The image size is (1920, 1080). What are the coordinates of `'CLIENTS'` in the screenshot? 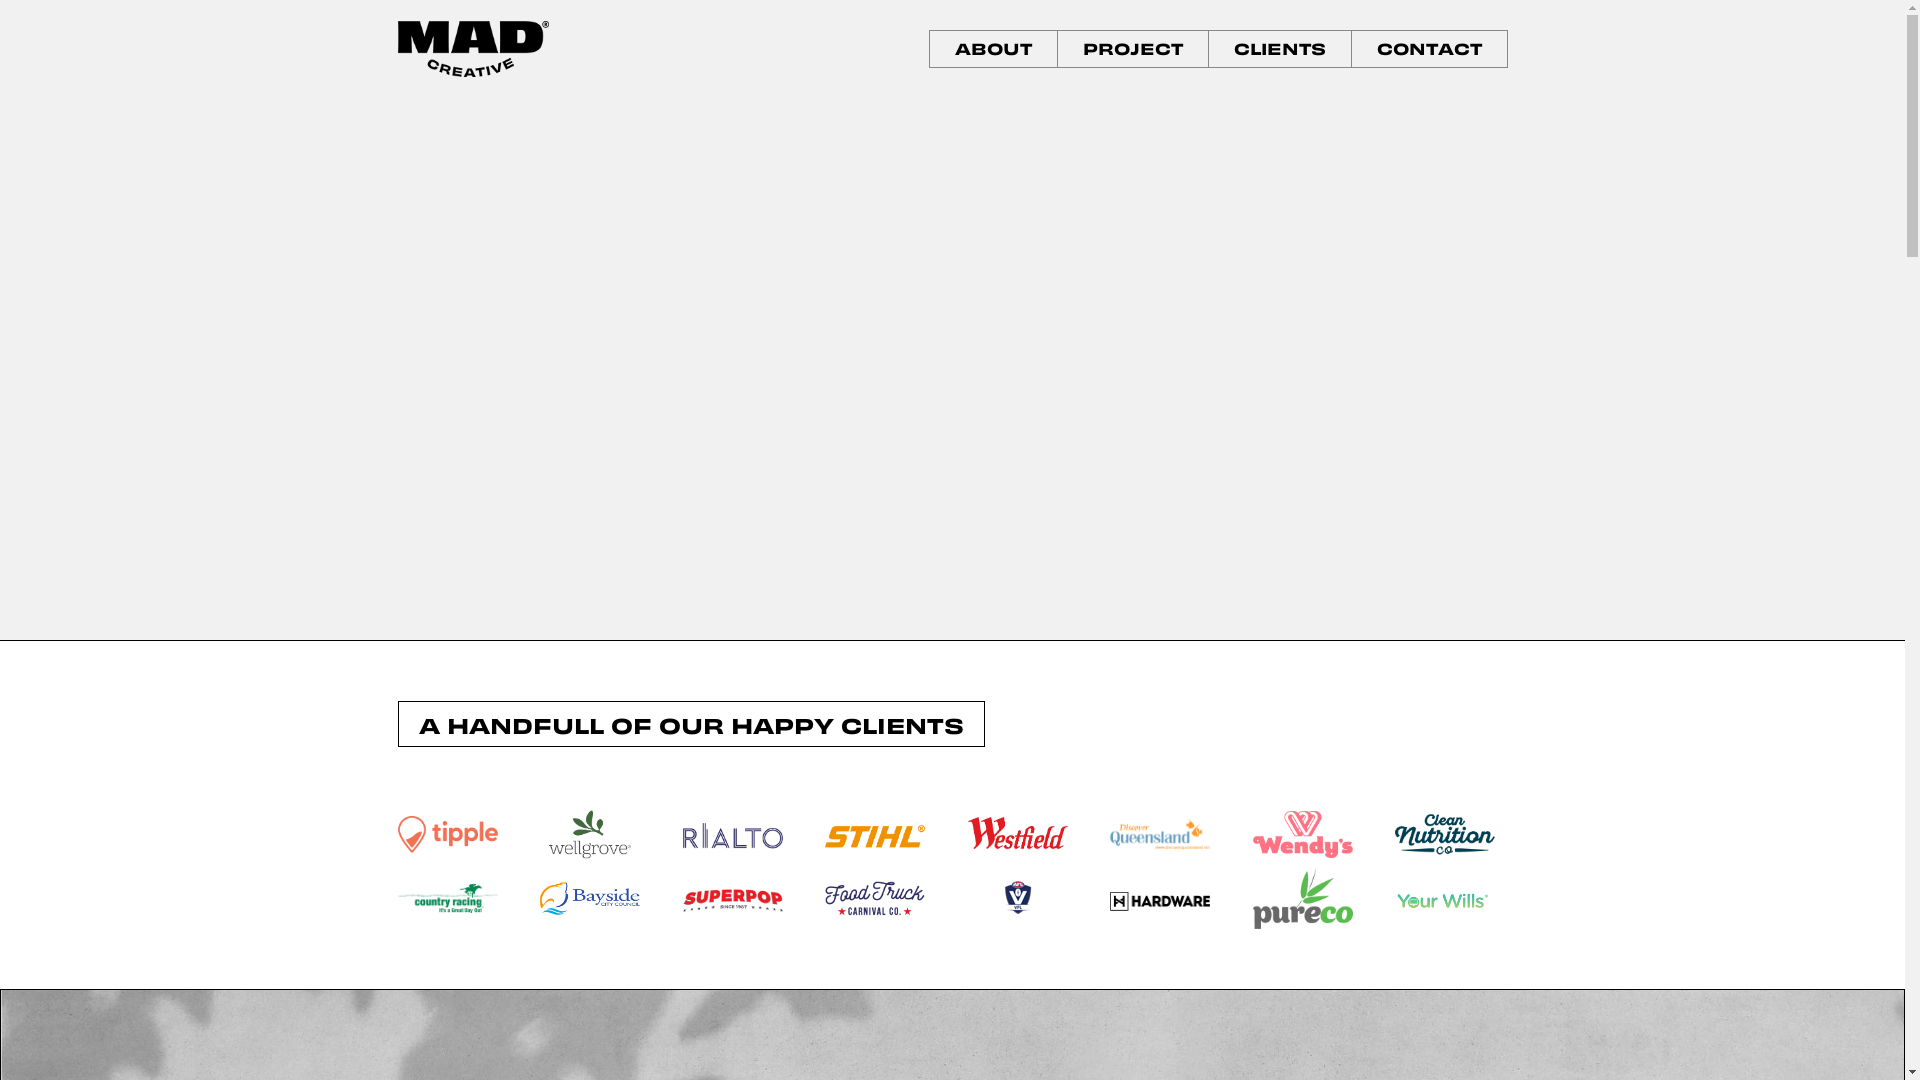 It's located at (1277, 48).